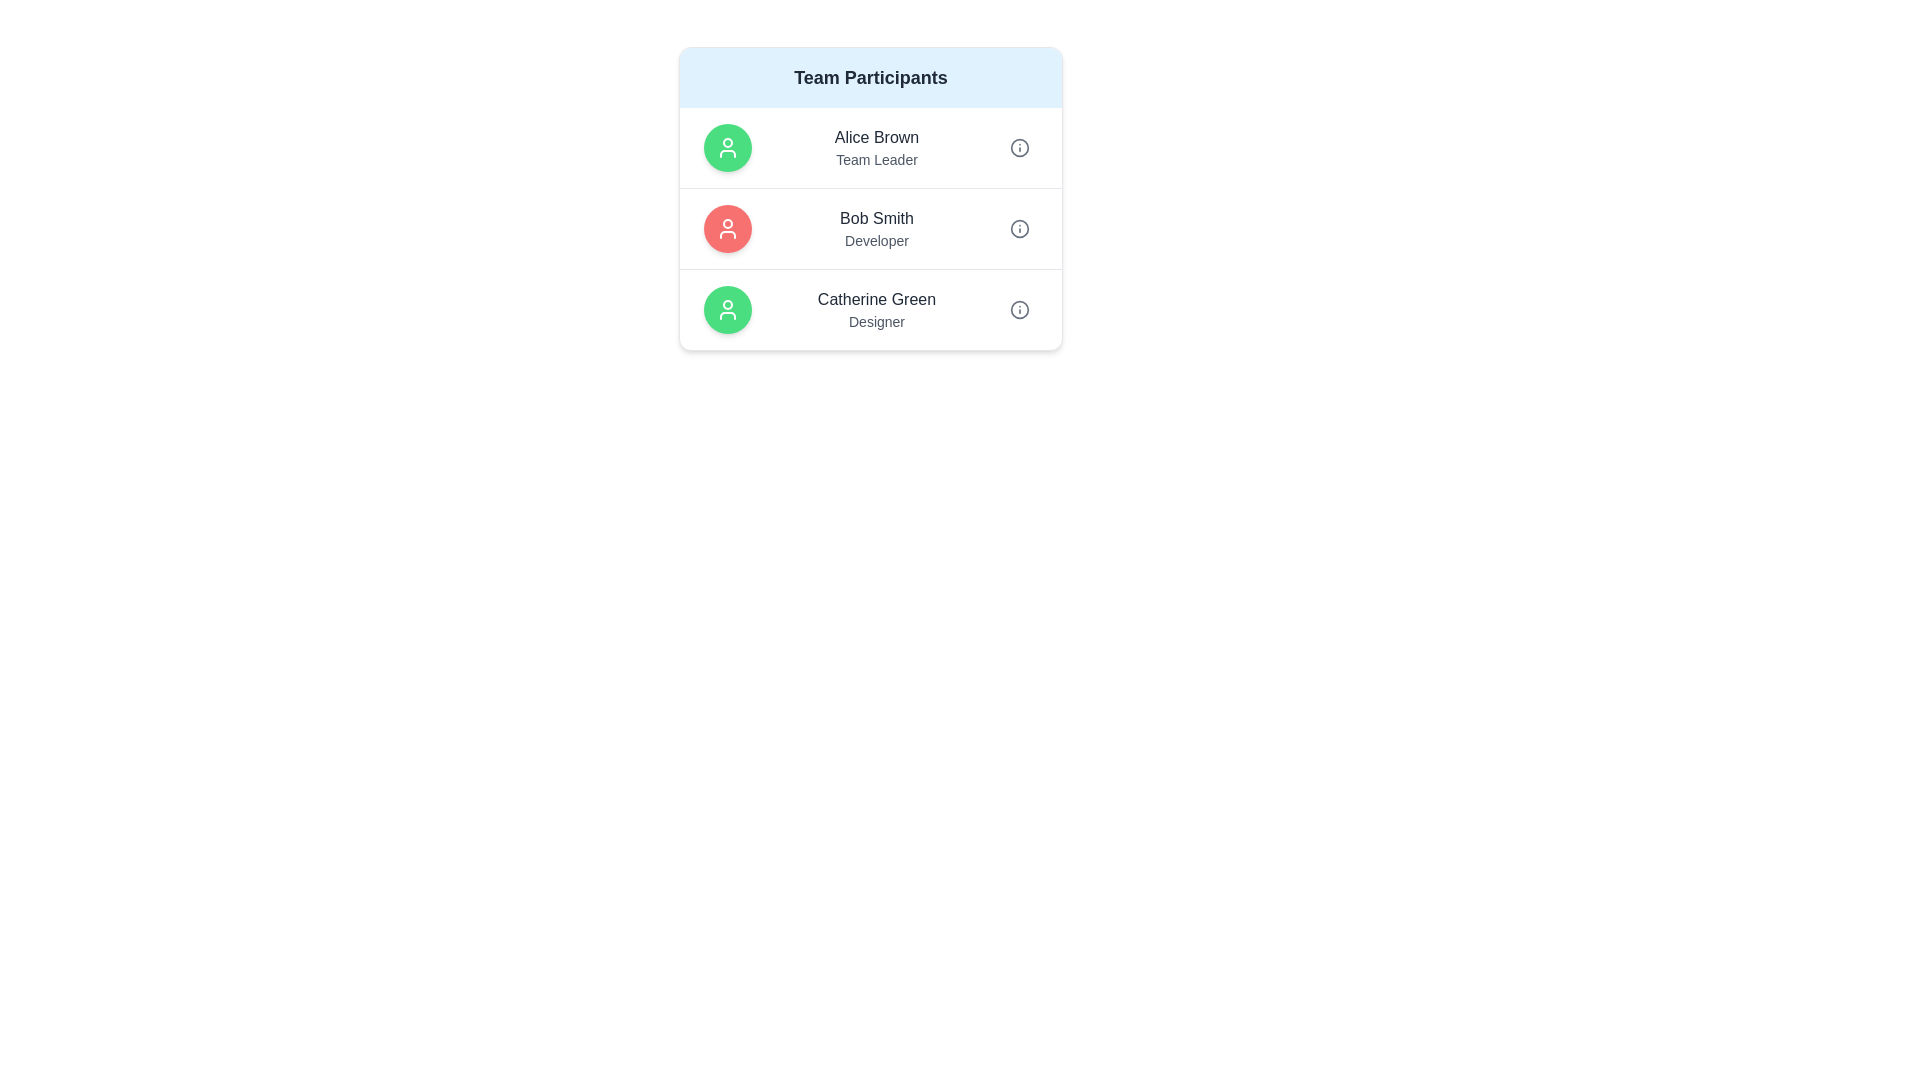 The width and height of the screenshot is (1920, 1080). I want to click on the user identification icon representing 'Bob Smith', the second icon in the participant list, which visually indicates his role as a Developer, so click(727, 227).